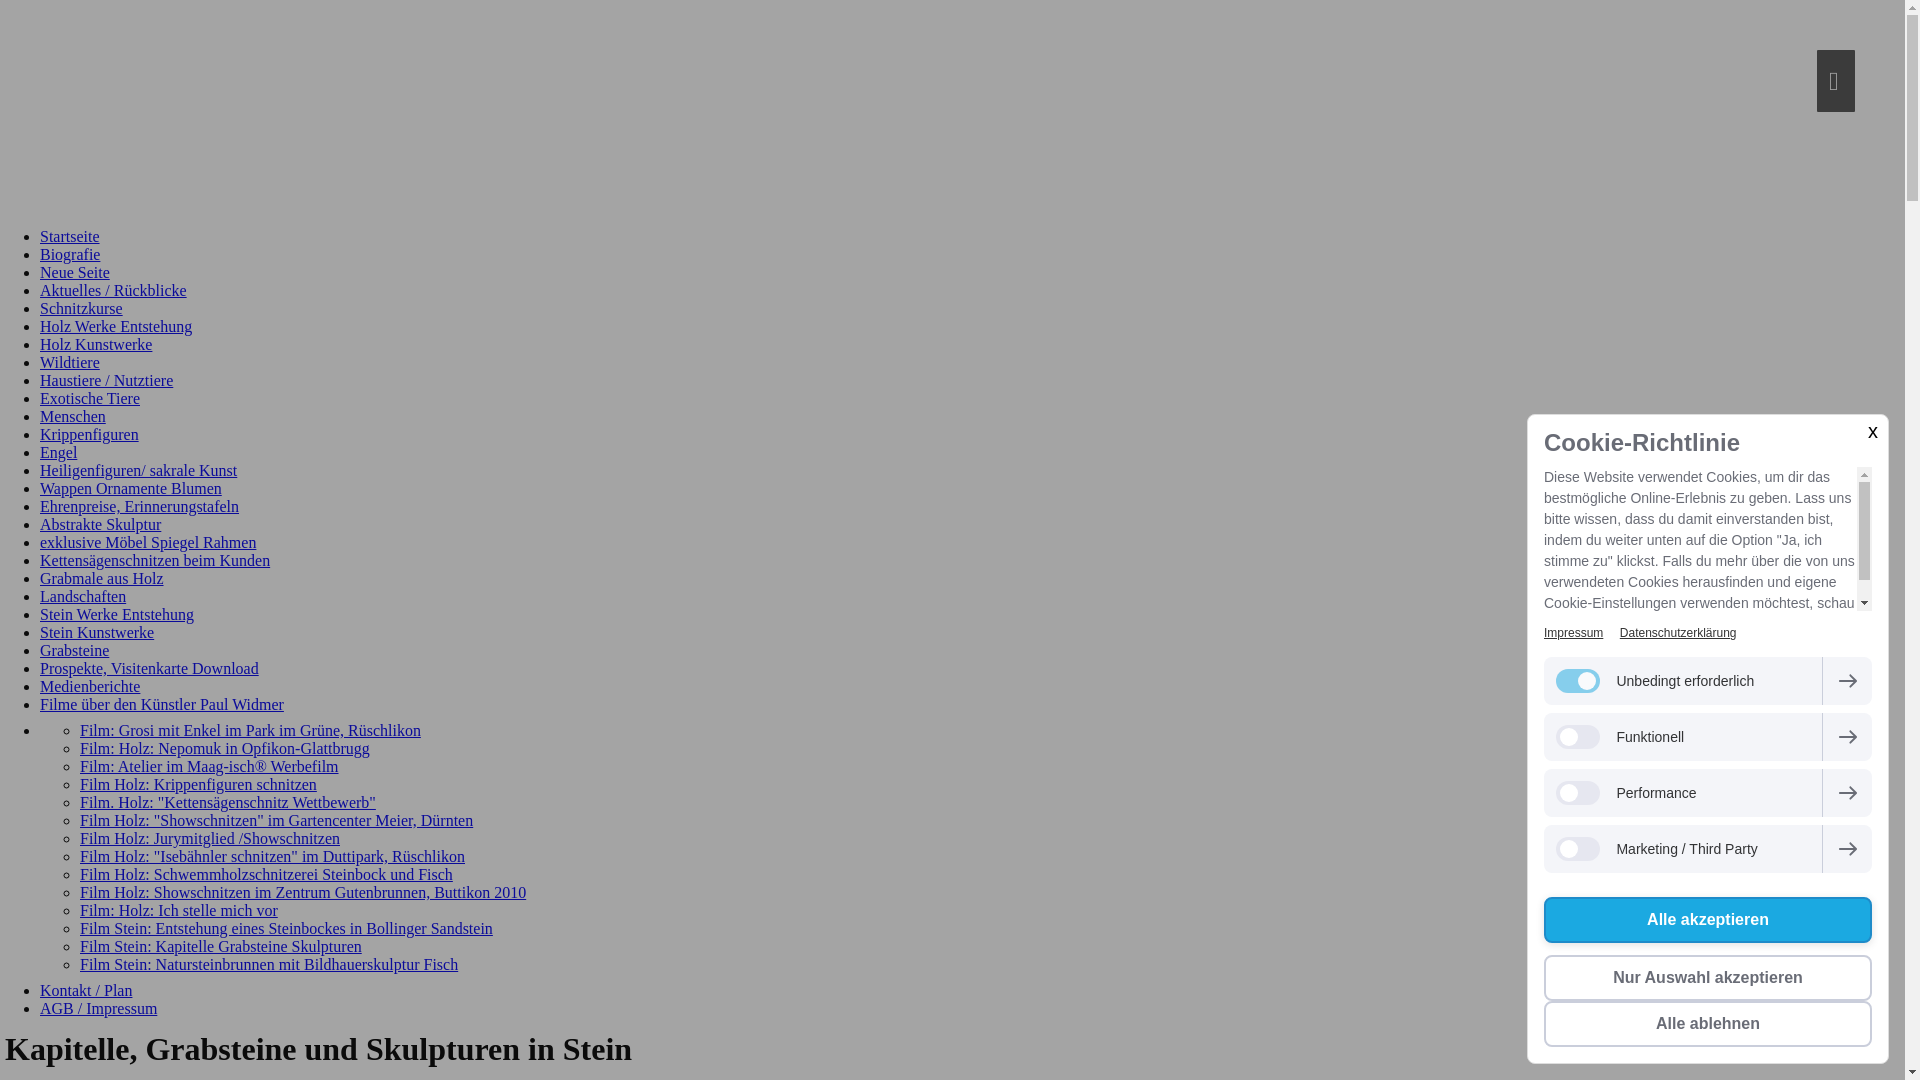 The height and width of the screenshot is (1080, 1920). What do you see at coordinates (75, 272) in the screenshot?
I see `'Neue Seite'` at bounding box center [75, 272].